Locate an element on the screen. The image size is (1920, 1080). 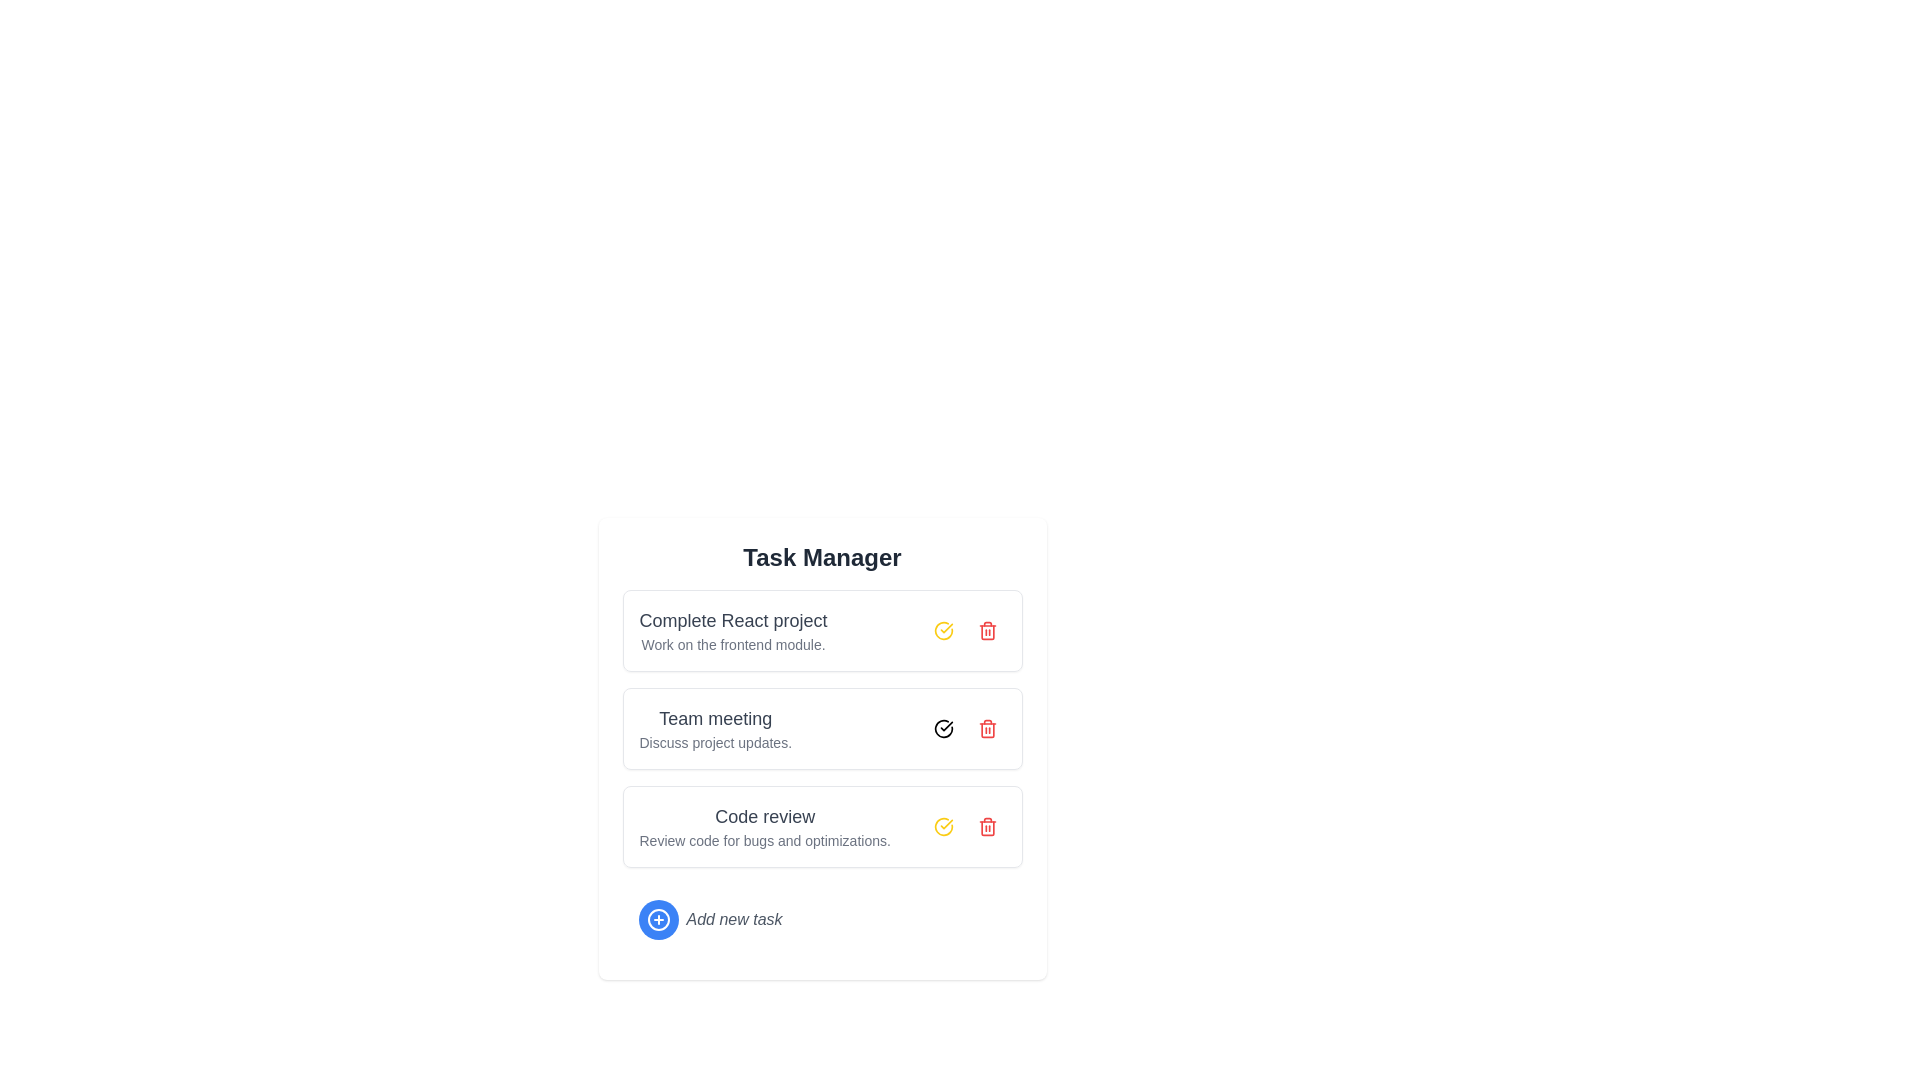
the Circular Button Icon located at the bottom section of the task manager interface to create a new task is located at coordinates (658, 920).